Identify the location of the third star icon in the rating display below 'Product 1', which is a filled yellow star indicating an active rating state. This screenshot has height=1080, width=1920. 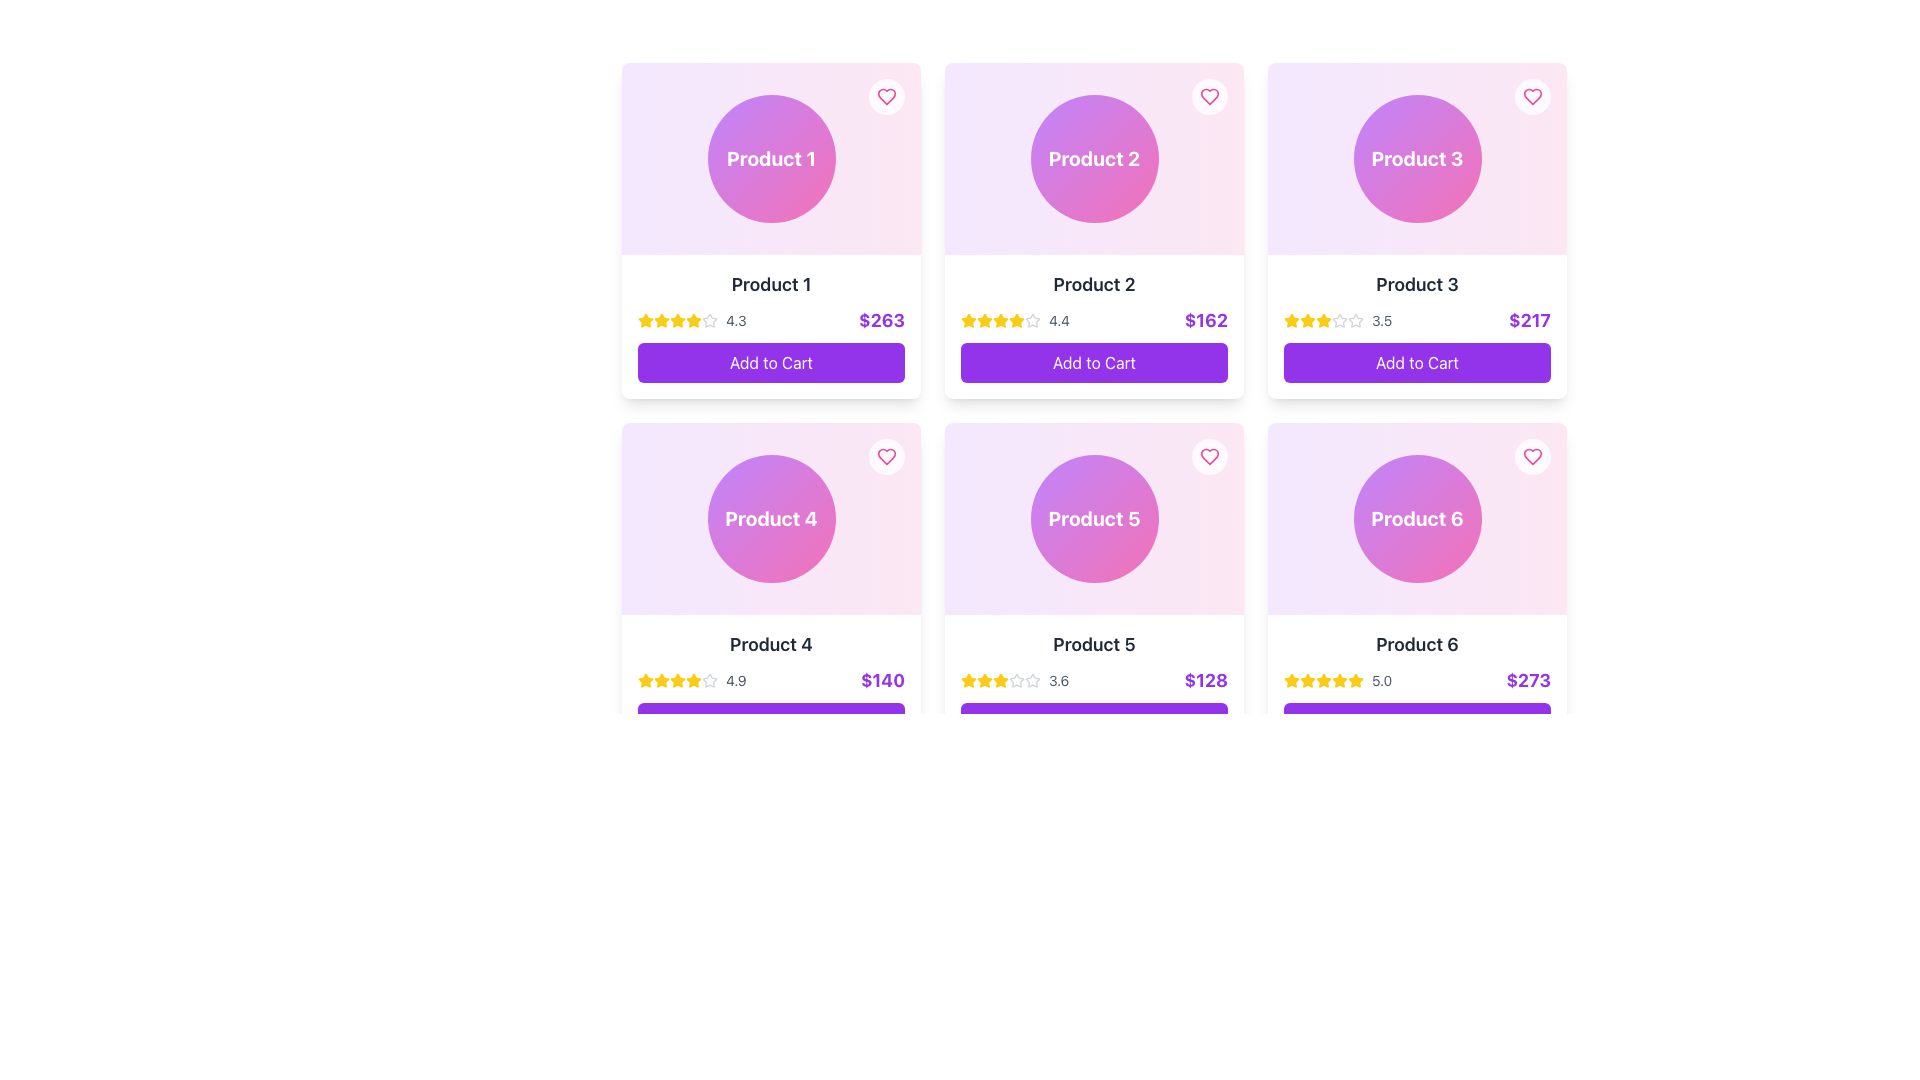
(662, 319).